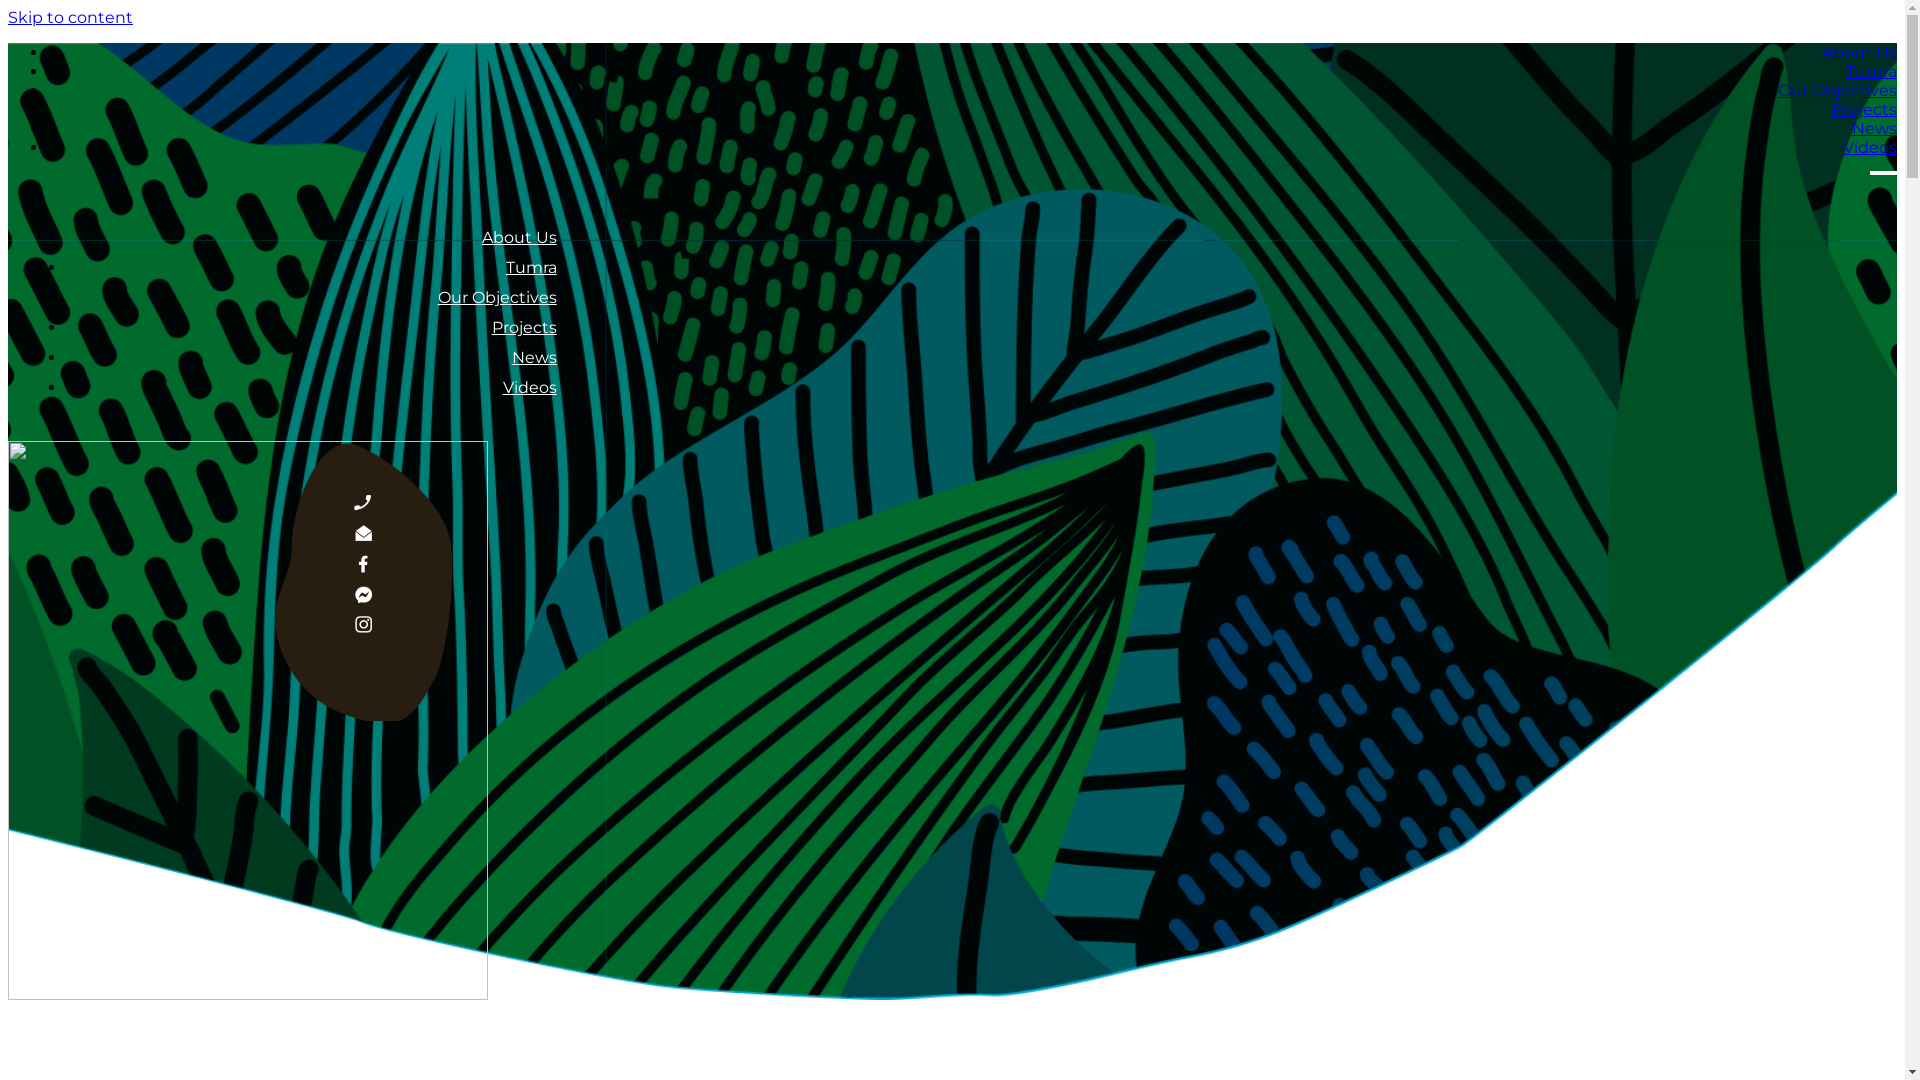 The image size is (1920, 1080). I want to click on 'Tumra', so click(531, 261).